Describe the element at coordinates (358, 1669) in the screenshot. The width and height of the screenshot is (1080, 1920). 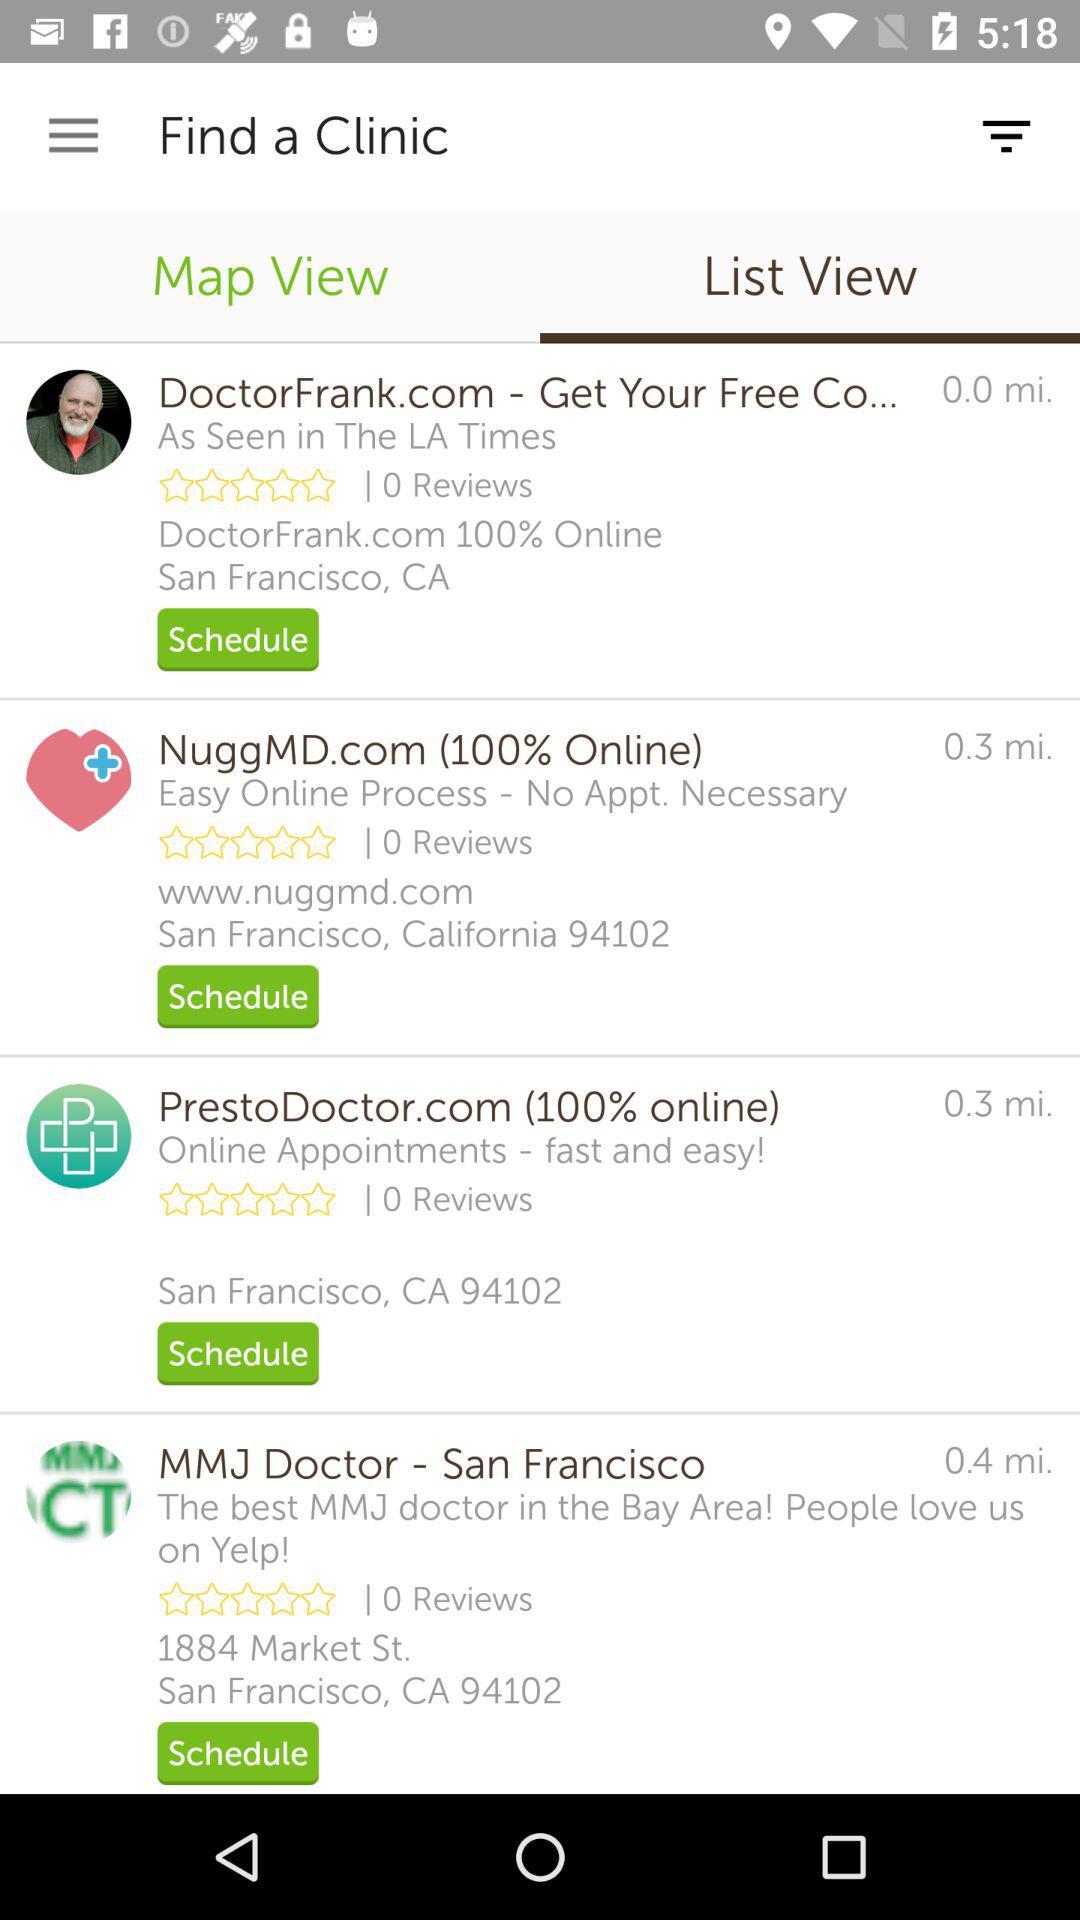
I see `1884 market st` at that location.